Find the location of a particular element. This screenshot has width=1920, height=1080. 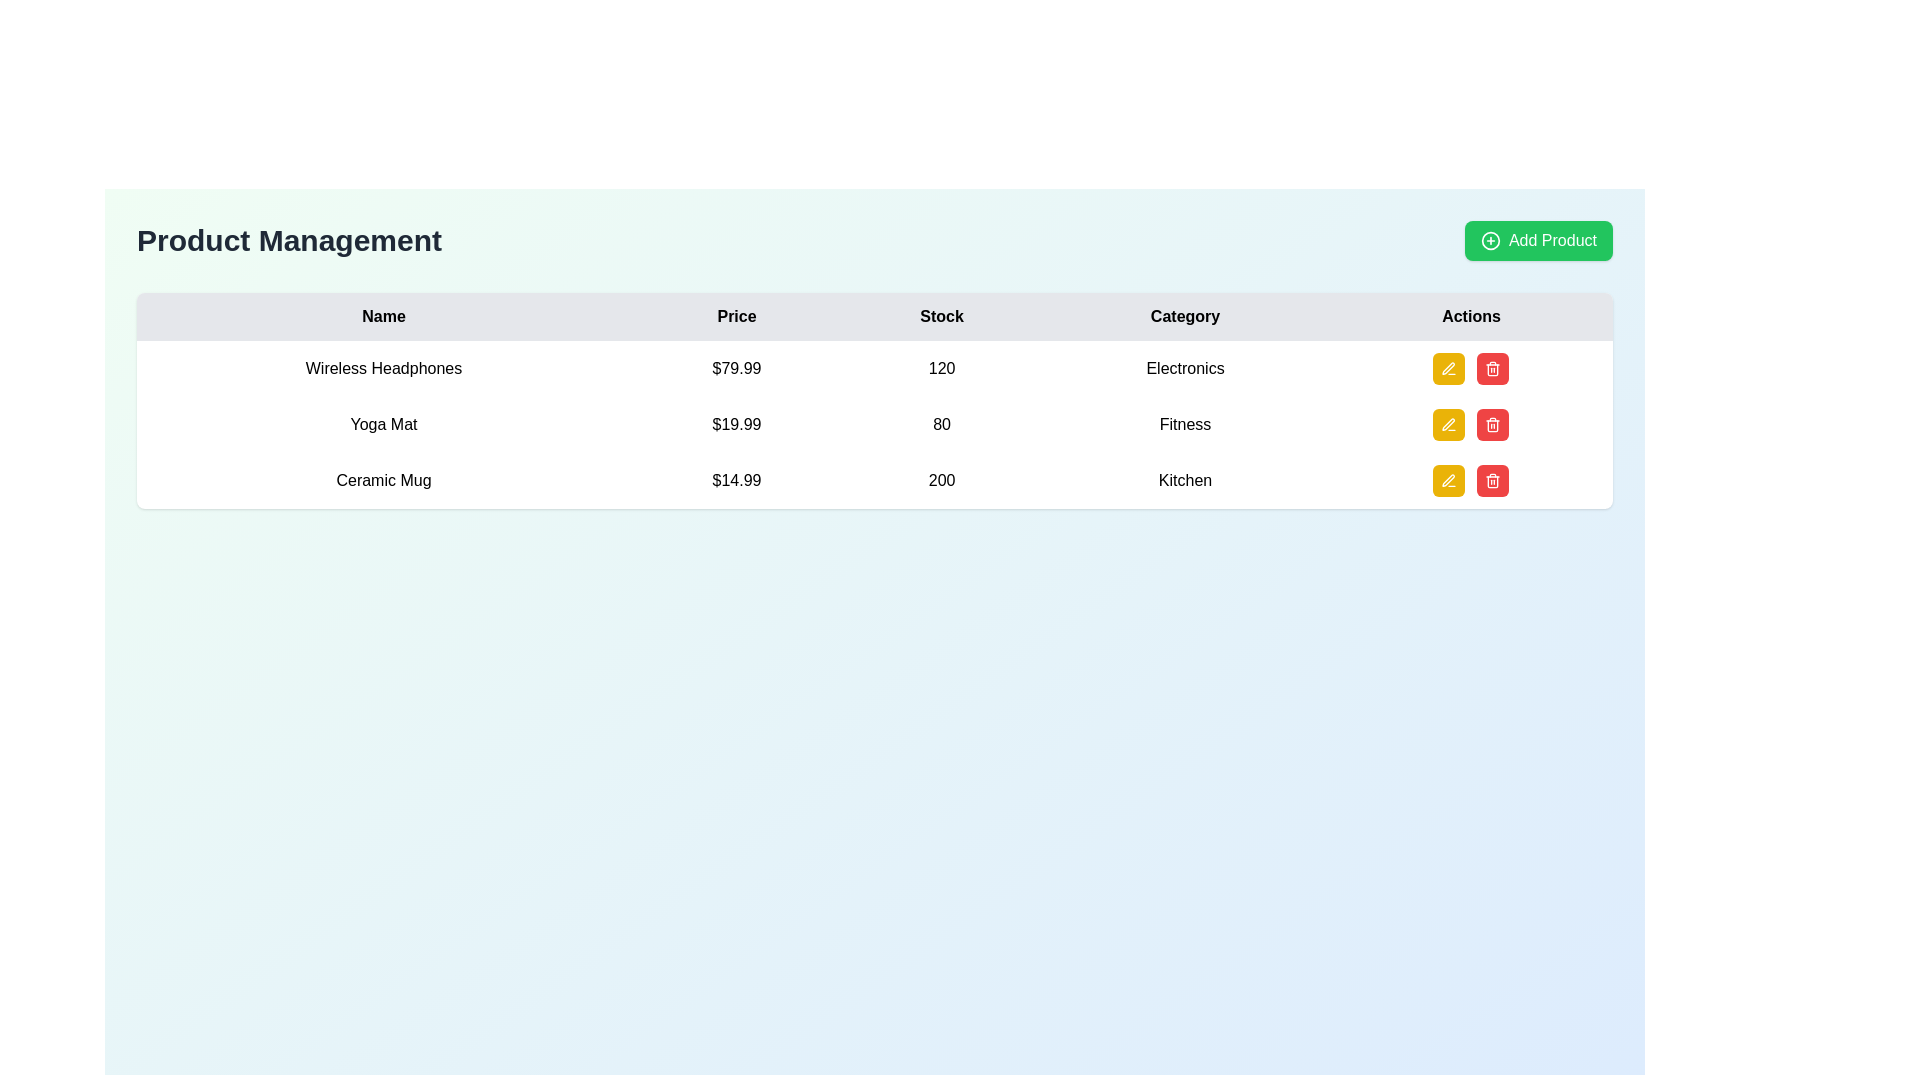

the text label displaying 'Kitchen' which is located in the fourth column of the last row in the grid layout, adjacent to '200' on the left and action buttons on the right is located at coordinates (1185, 481).